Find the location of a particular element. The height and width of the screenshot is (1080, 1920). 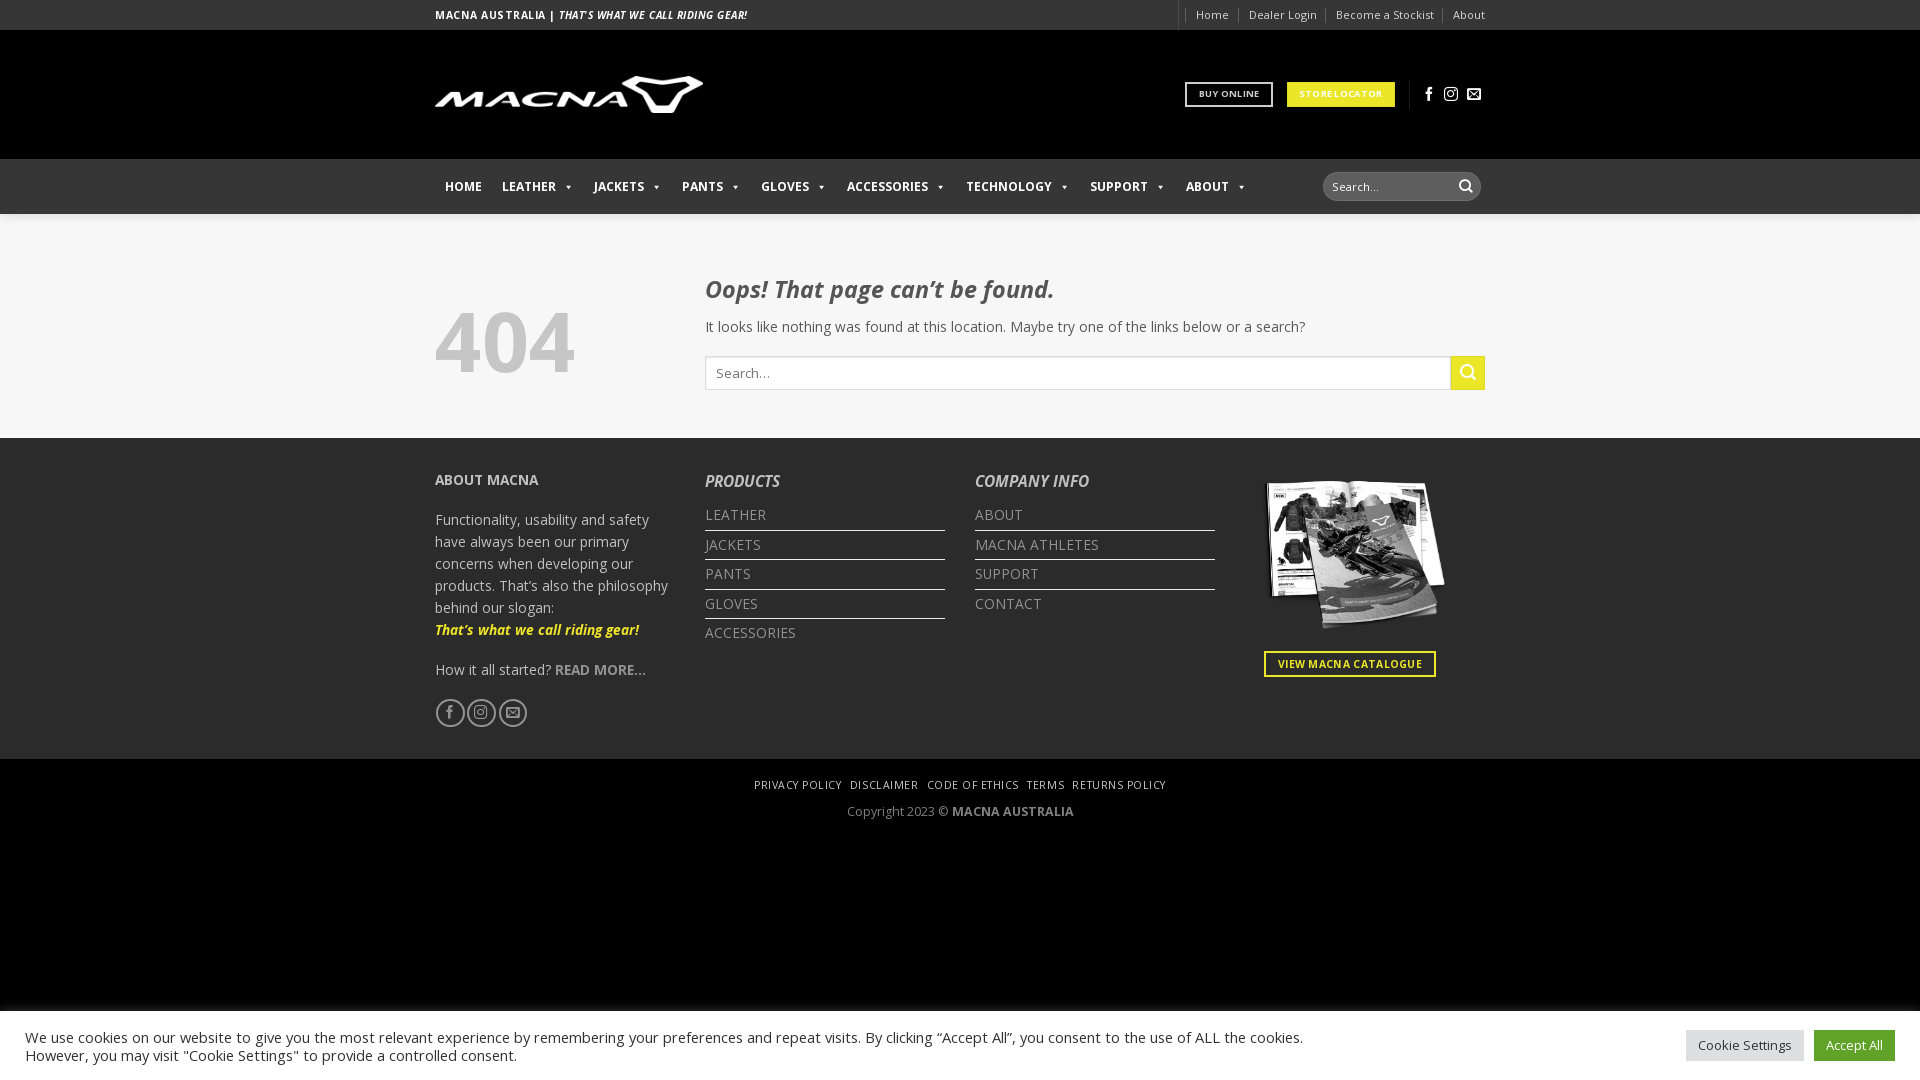

'SUPPORT' is located at coordinates (1007, 574).